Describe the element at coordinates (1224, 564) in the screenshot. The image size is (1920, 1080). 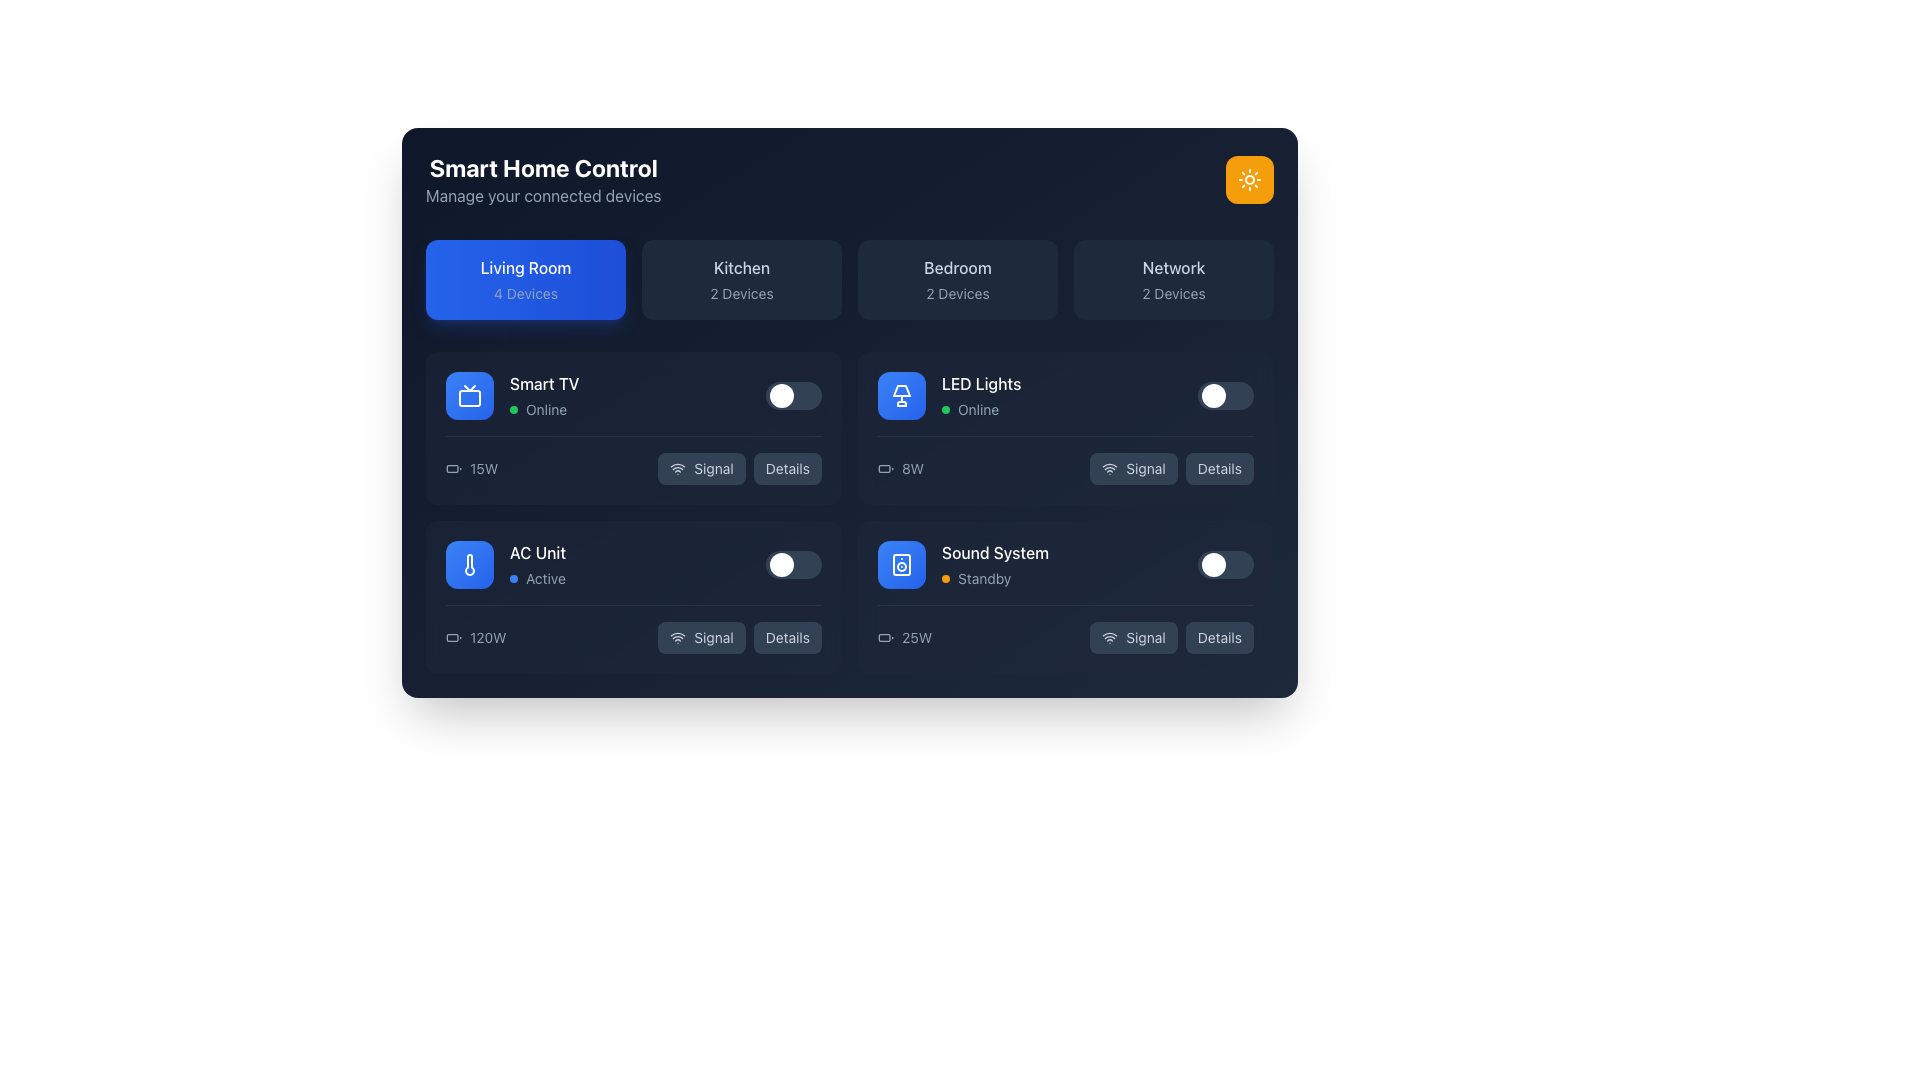
I see `the toggle switch for the 'Sound System'` at that location.